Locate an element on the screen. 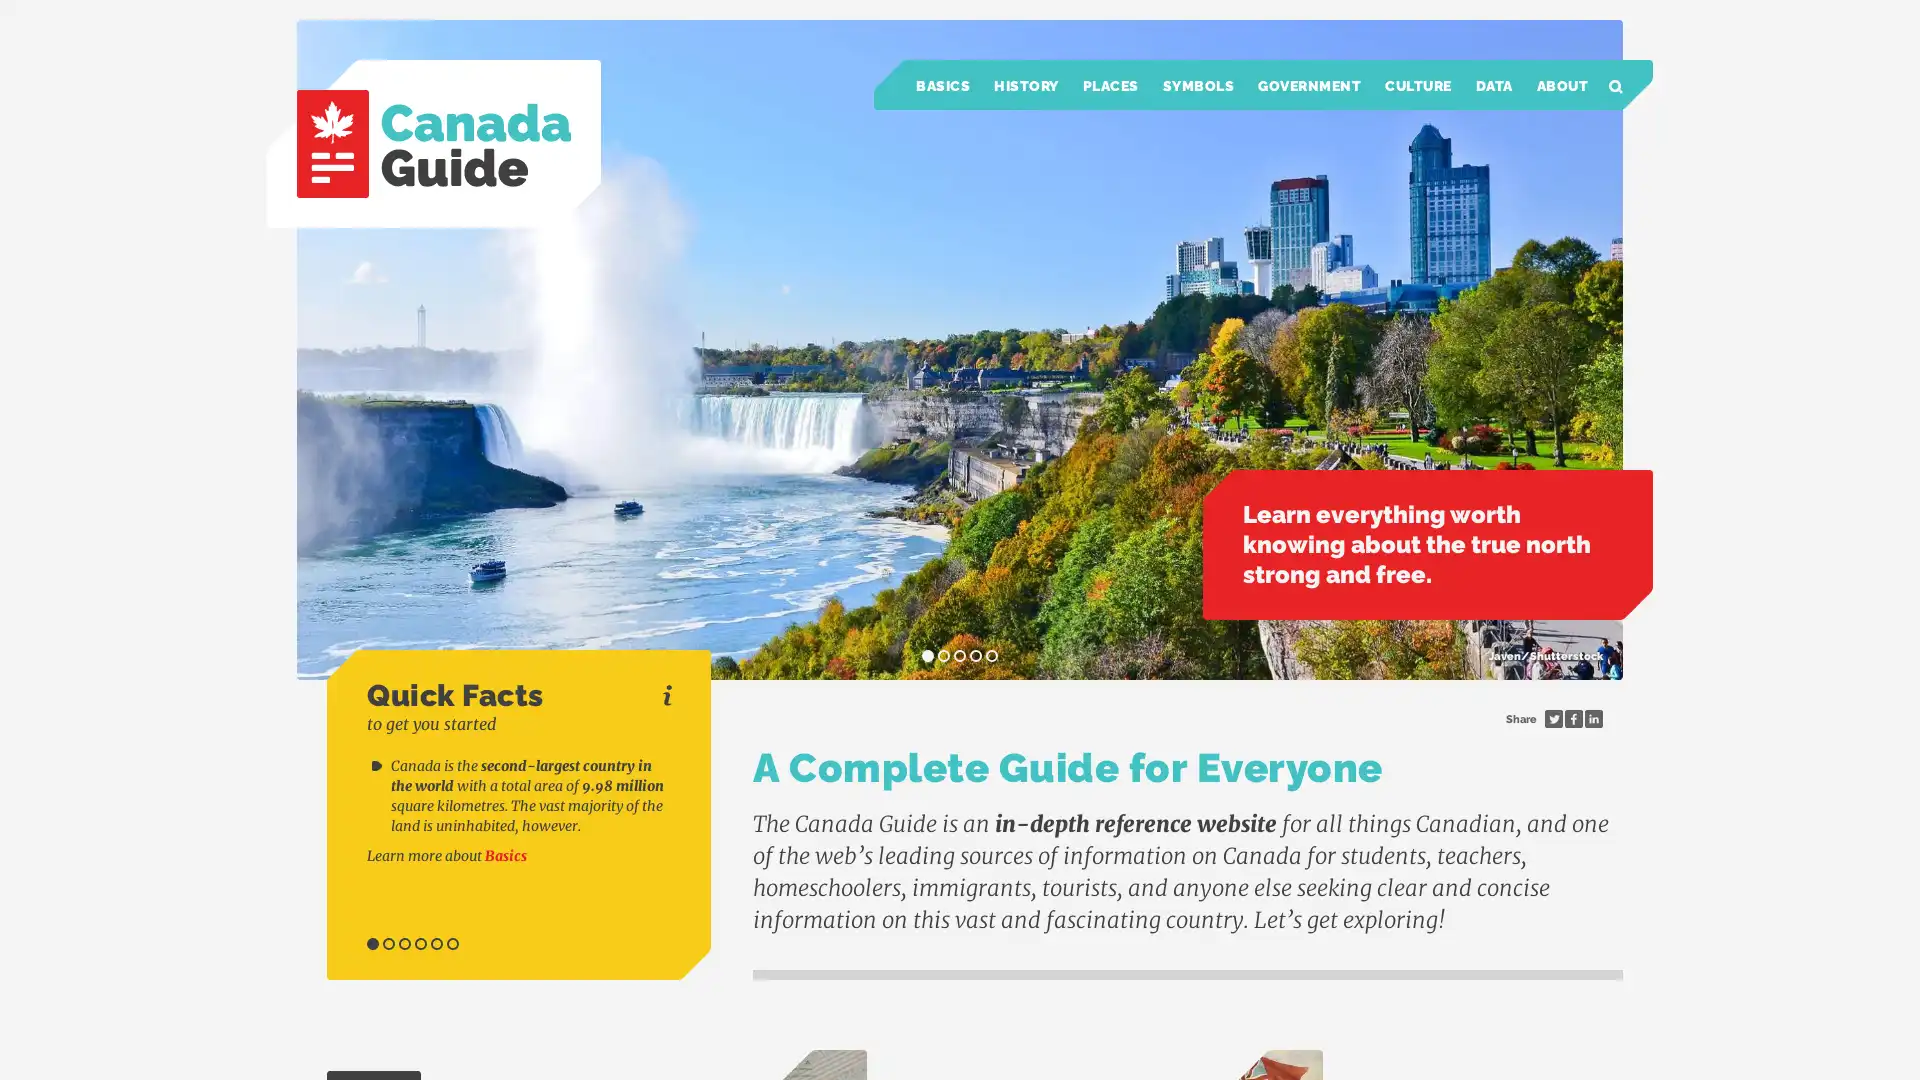 This screenshot has width=1920, height=1080. Go to slide 5 is located at coordinates (992, 655).